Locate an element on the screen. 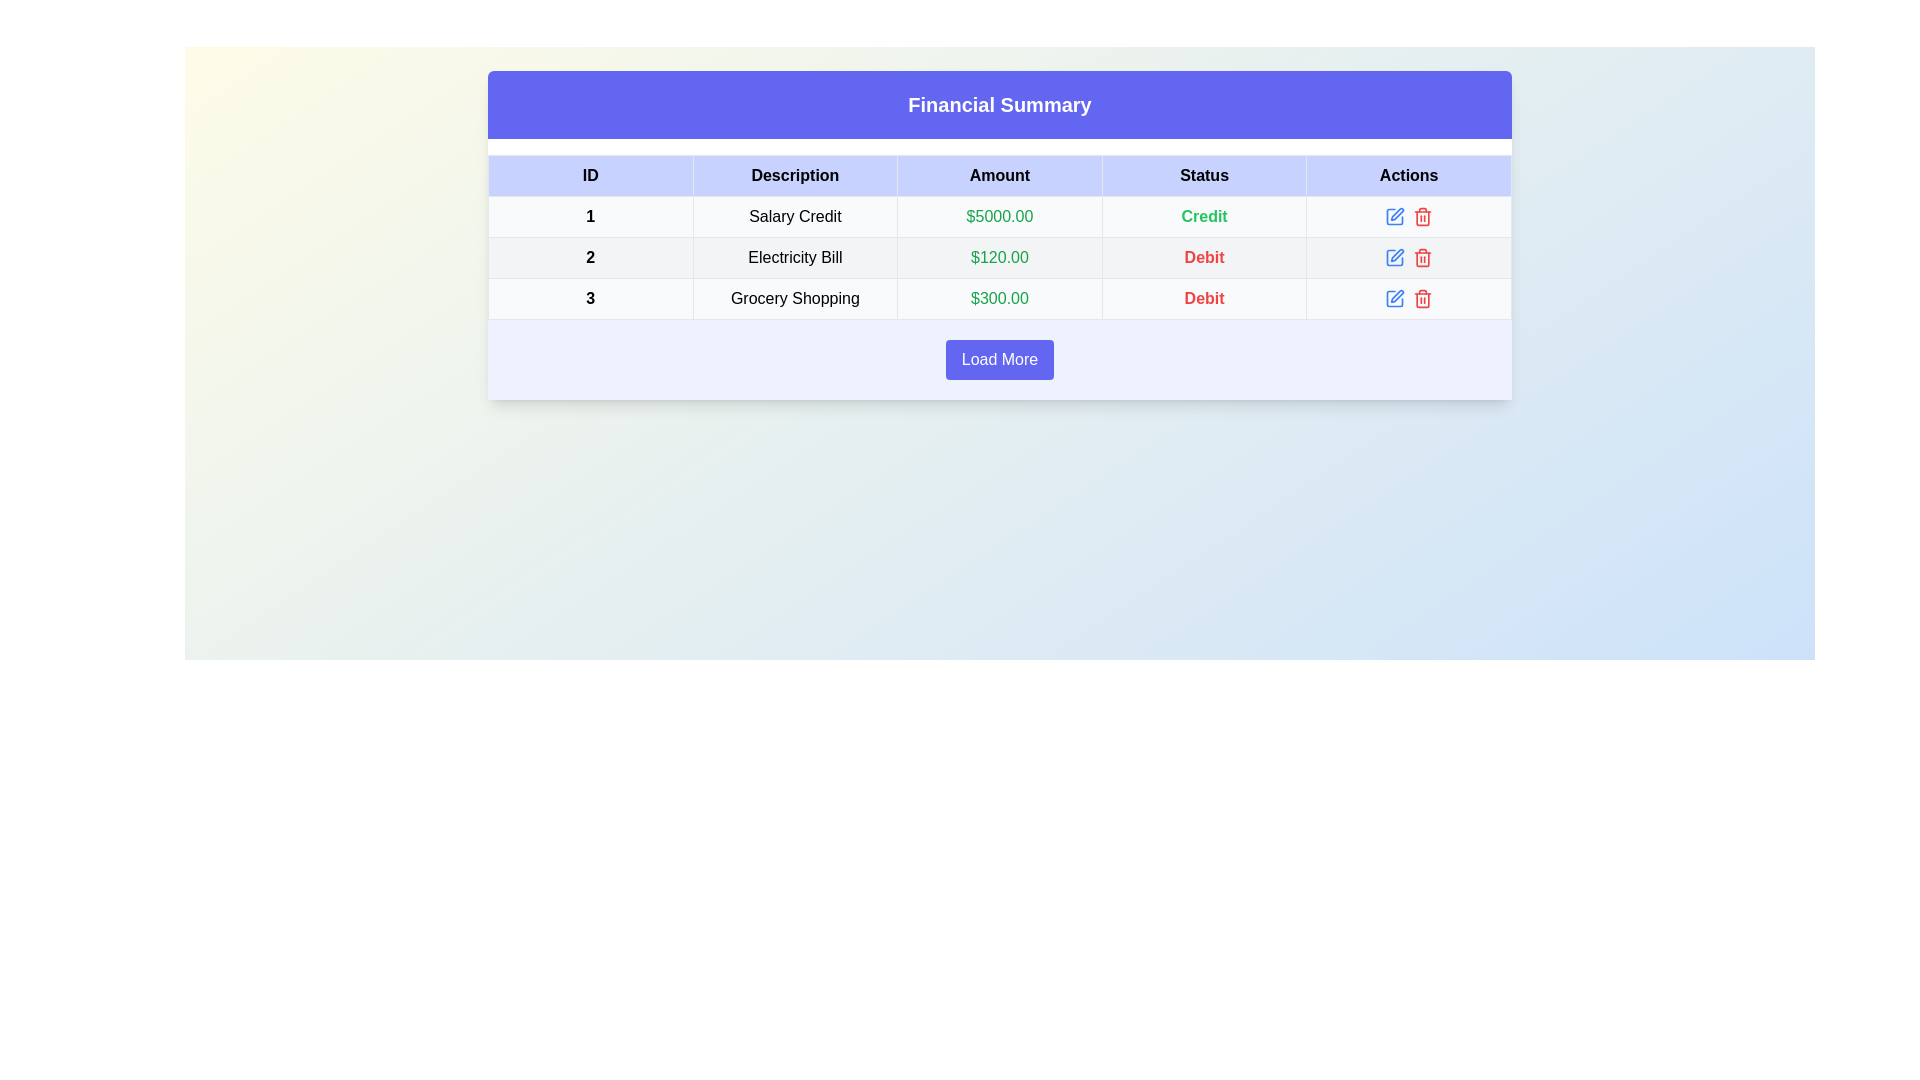 The height and width of the screenshot is (1080, 1920). the edit tool icon located in the 'Actions' column of the table for the 'Salary Credit' entry to initiate editing is located at coordinates (1396, 214).